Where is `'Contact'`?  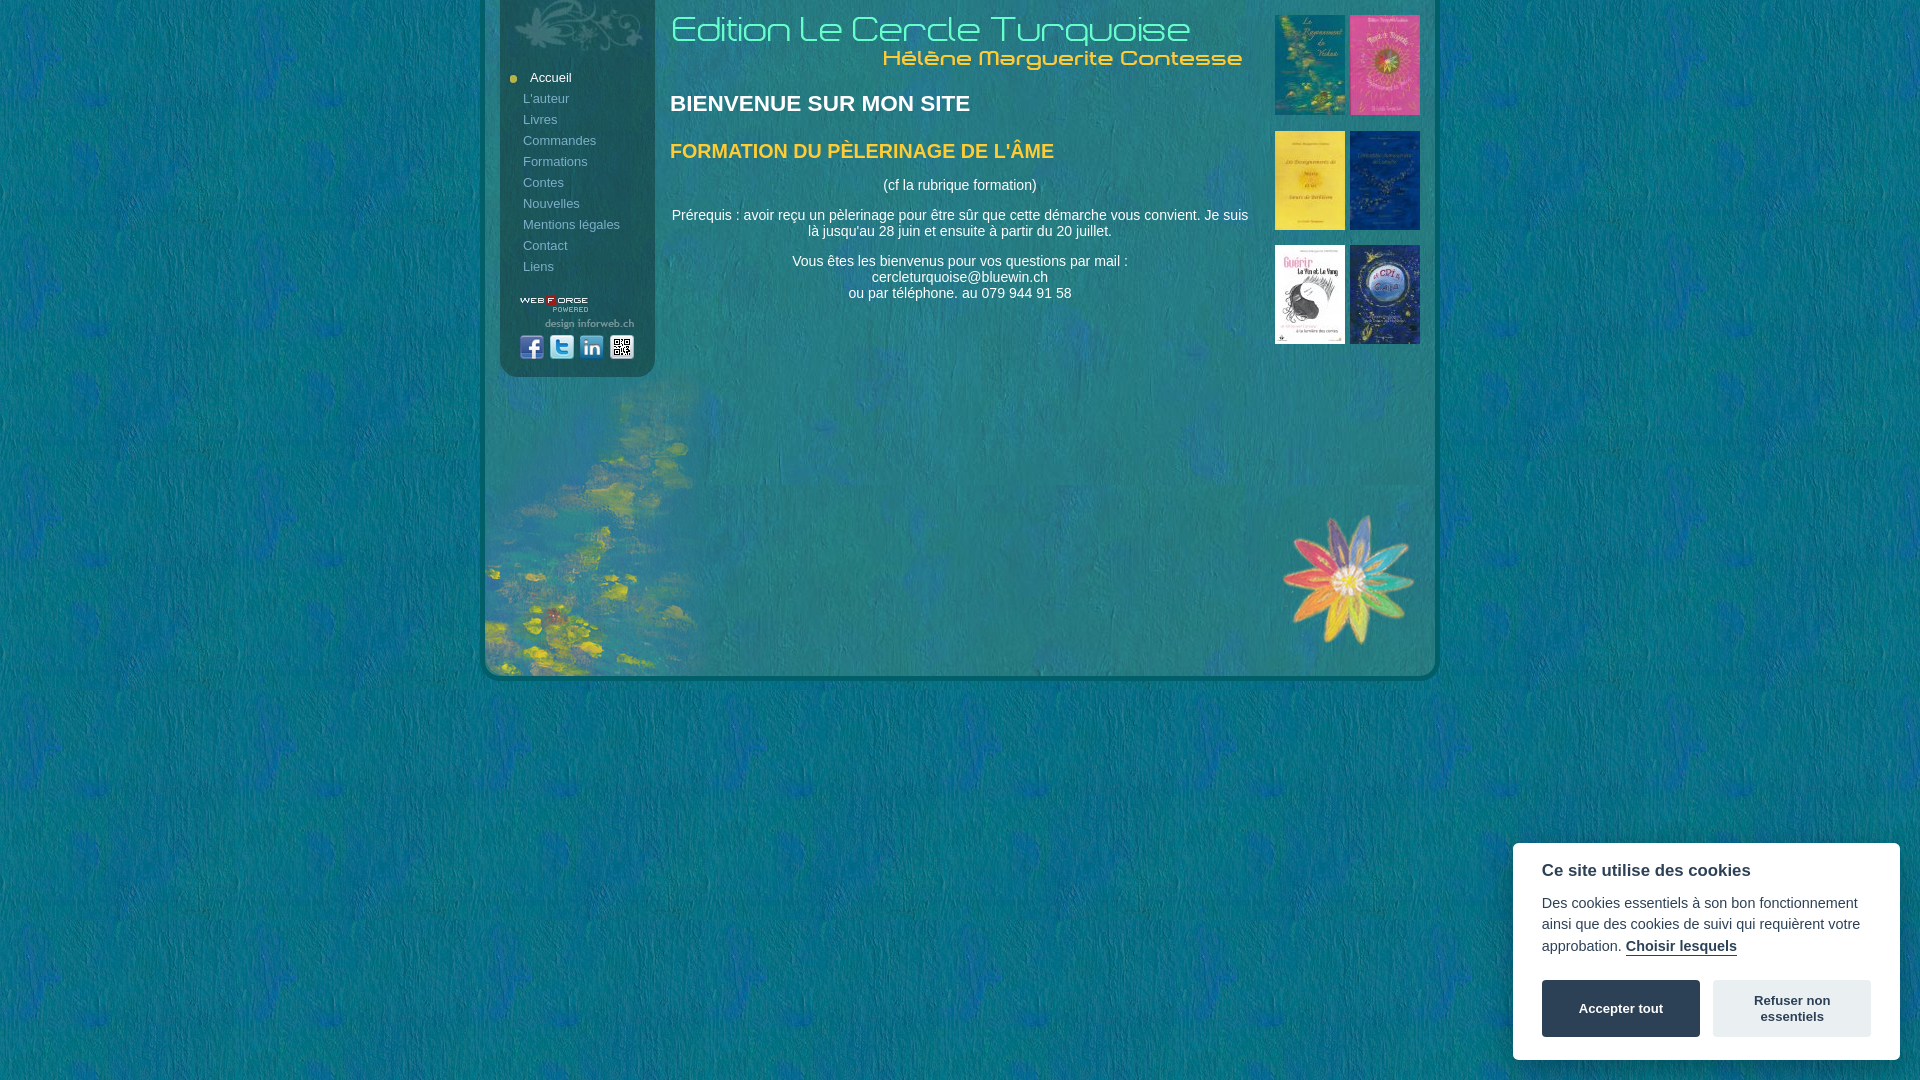
'Contact' is located at coordinates (578, 244).